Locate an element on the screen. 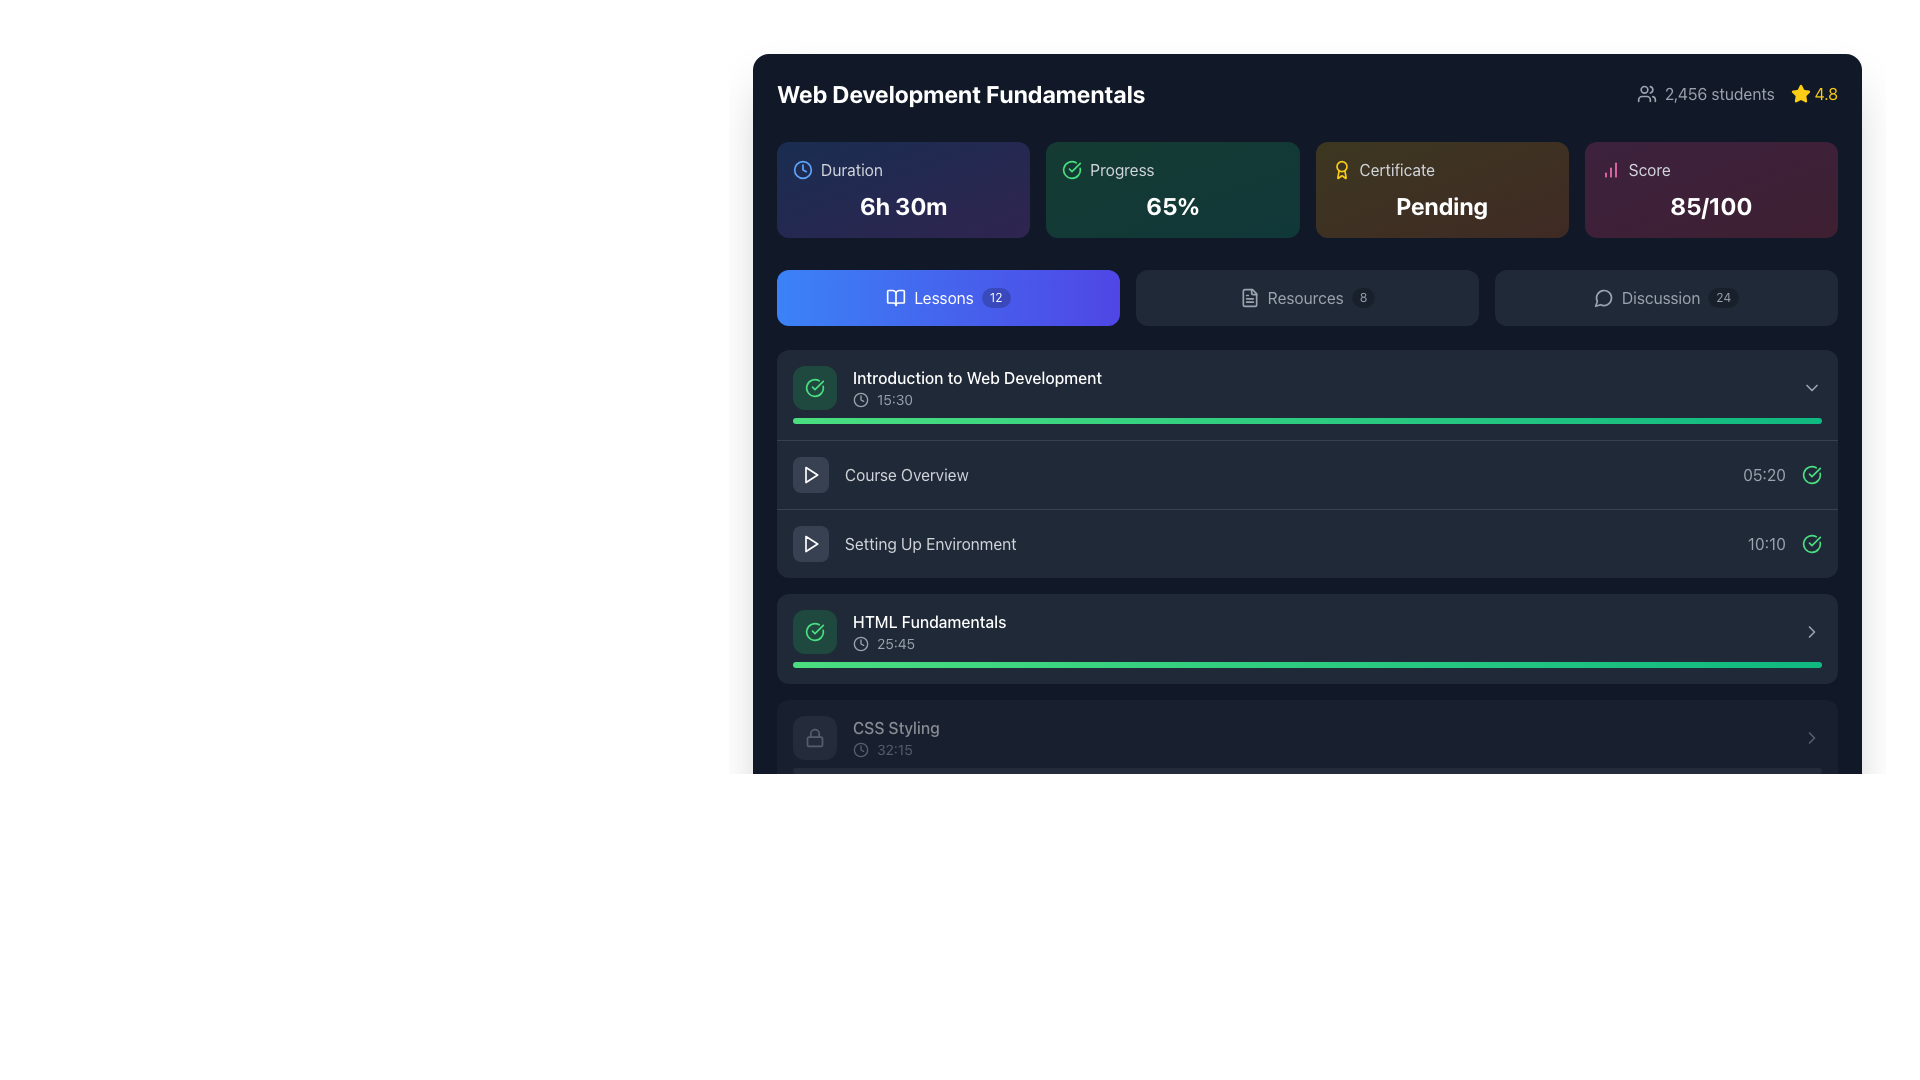  the first list item for the 'Introduction to Web Development' lesson is located at coordinates (1307, 394).